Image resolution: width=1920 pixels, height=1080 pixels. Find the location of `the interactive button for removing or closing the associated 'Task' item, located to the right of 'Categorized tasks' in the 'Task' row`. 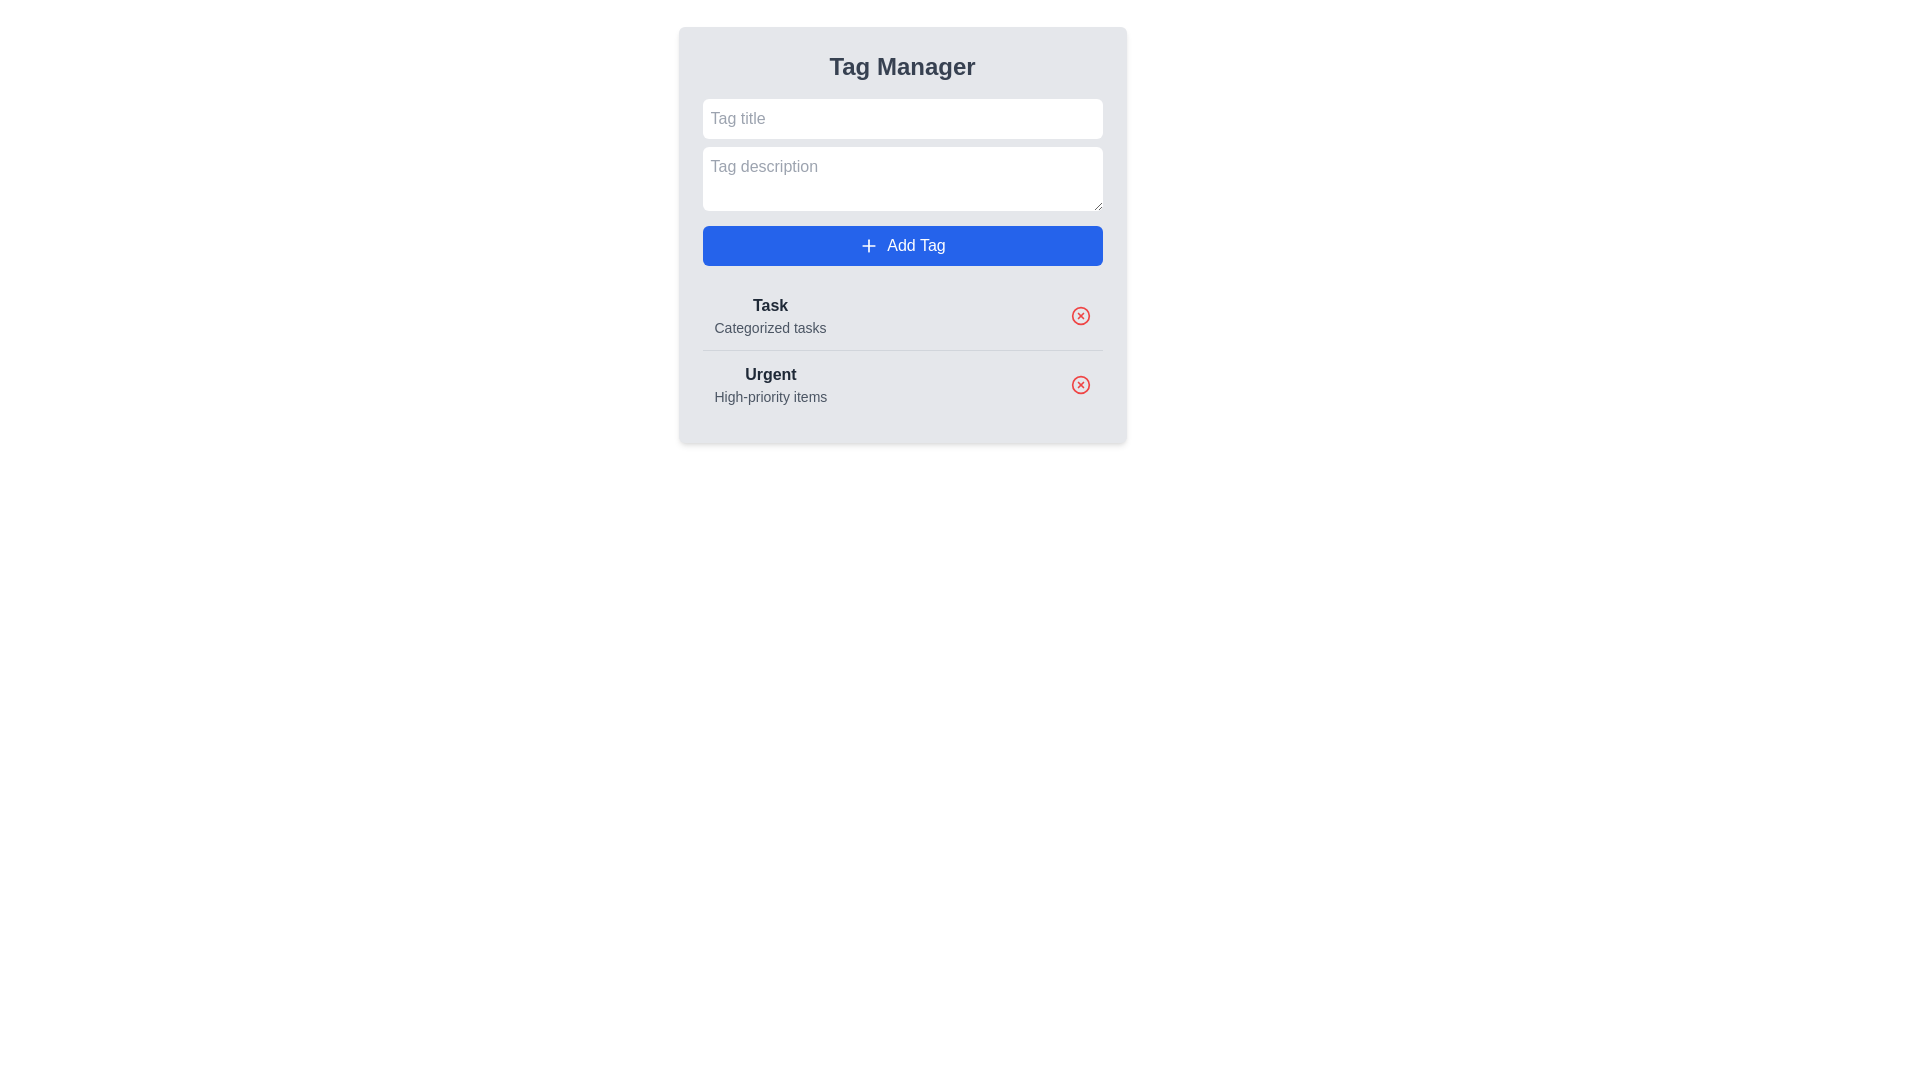

the interactive button for removing or closing the associated 'Task' item, located to the right of 'Categorized tasks' in the 'Task' row is located at coordinates (1079, 315).